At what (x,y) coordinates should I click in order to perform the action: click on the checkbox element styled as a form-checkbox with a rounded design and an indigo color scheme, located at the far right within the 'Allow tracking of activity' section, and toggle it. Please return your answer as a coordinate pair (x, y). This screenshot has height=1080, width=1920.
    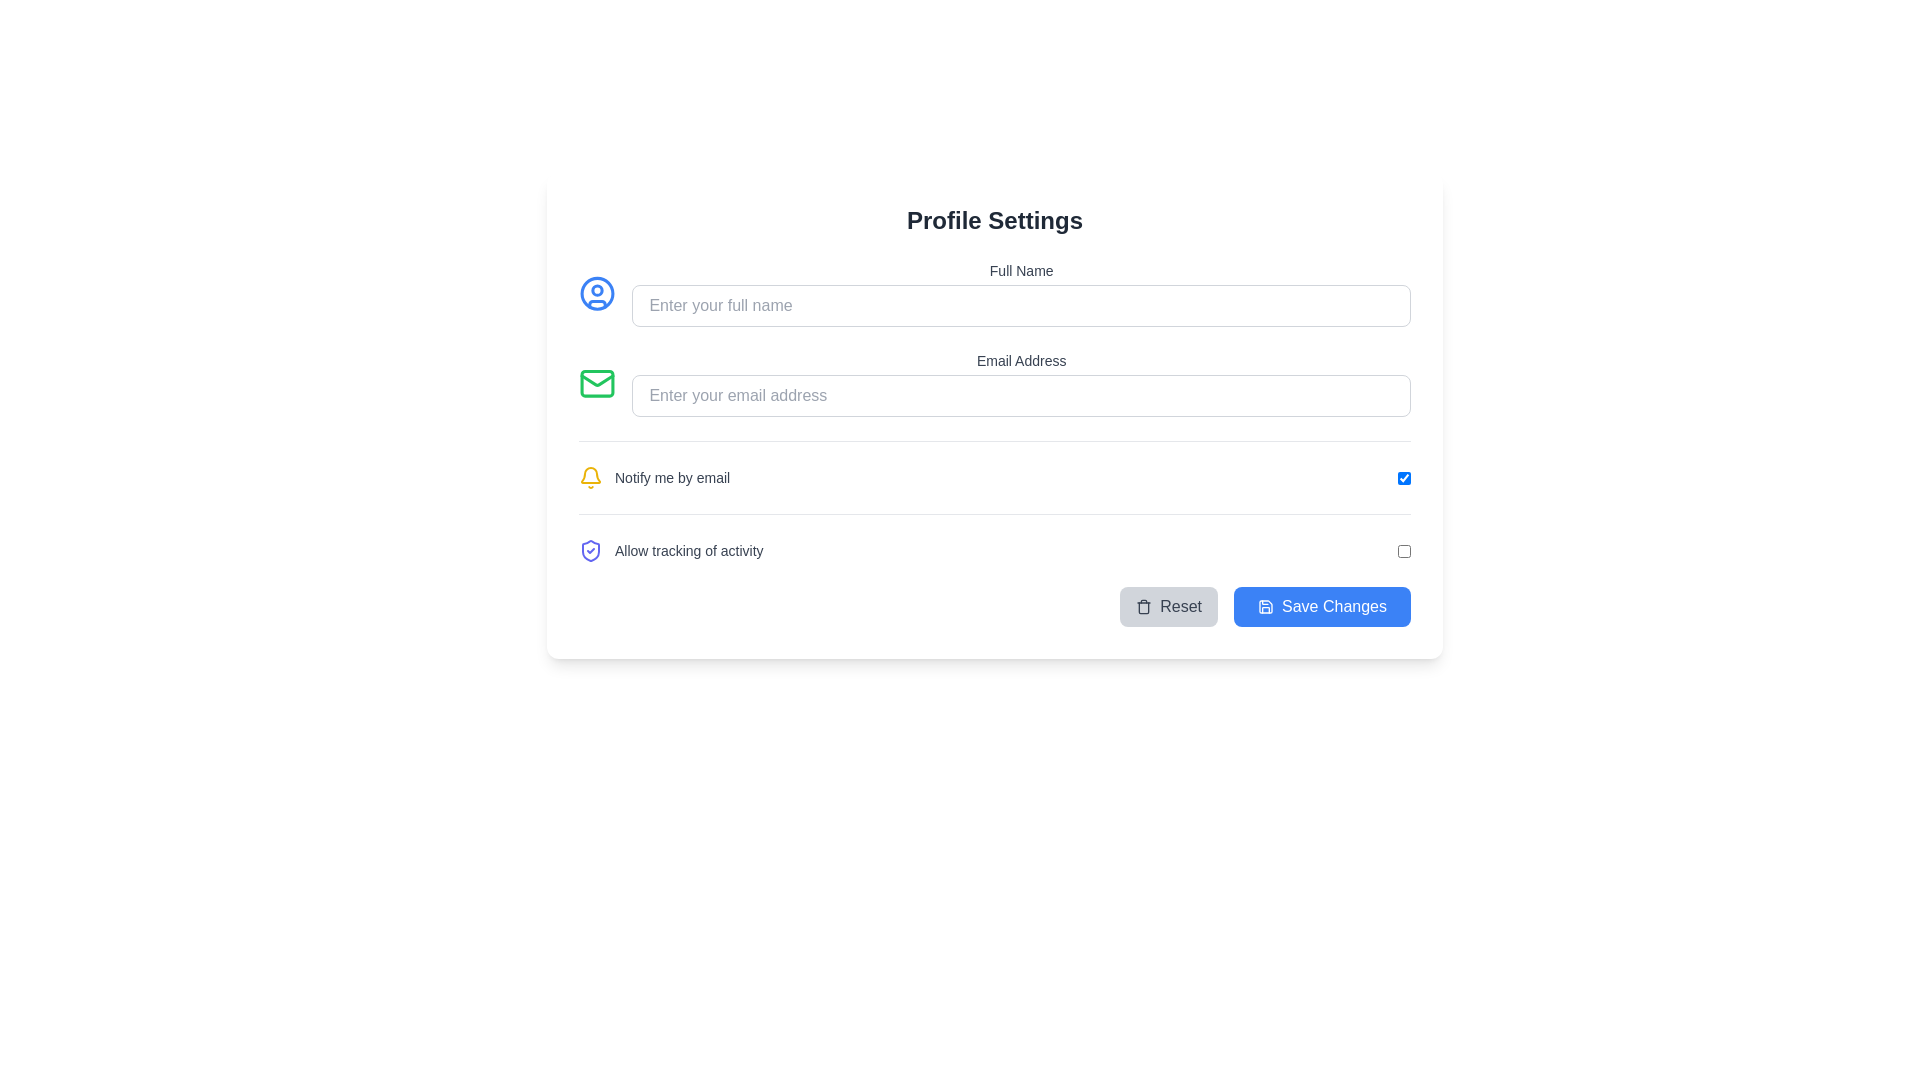
    Looking at the image, I should click on (1403, 551).